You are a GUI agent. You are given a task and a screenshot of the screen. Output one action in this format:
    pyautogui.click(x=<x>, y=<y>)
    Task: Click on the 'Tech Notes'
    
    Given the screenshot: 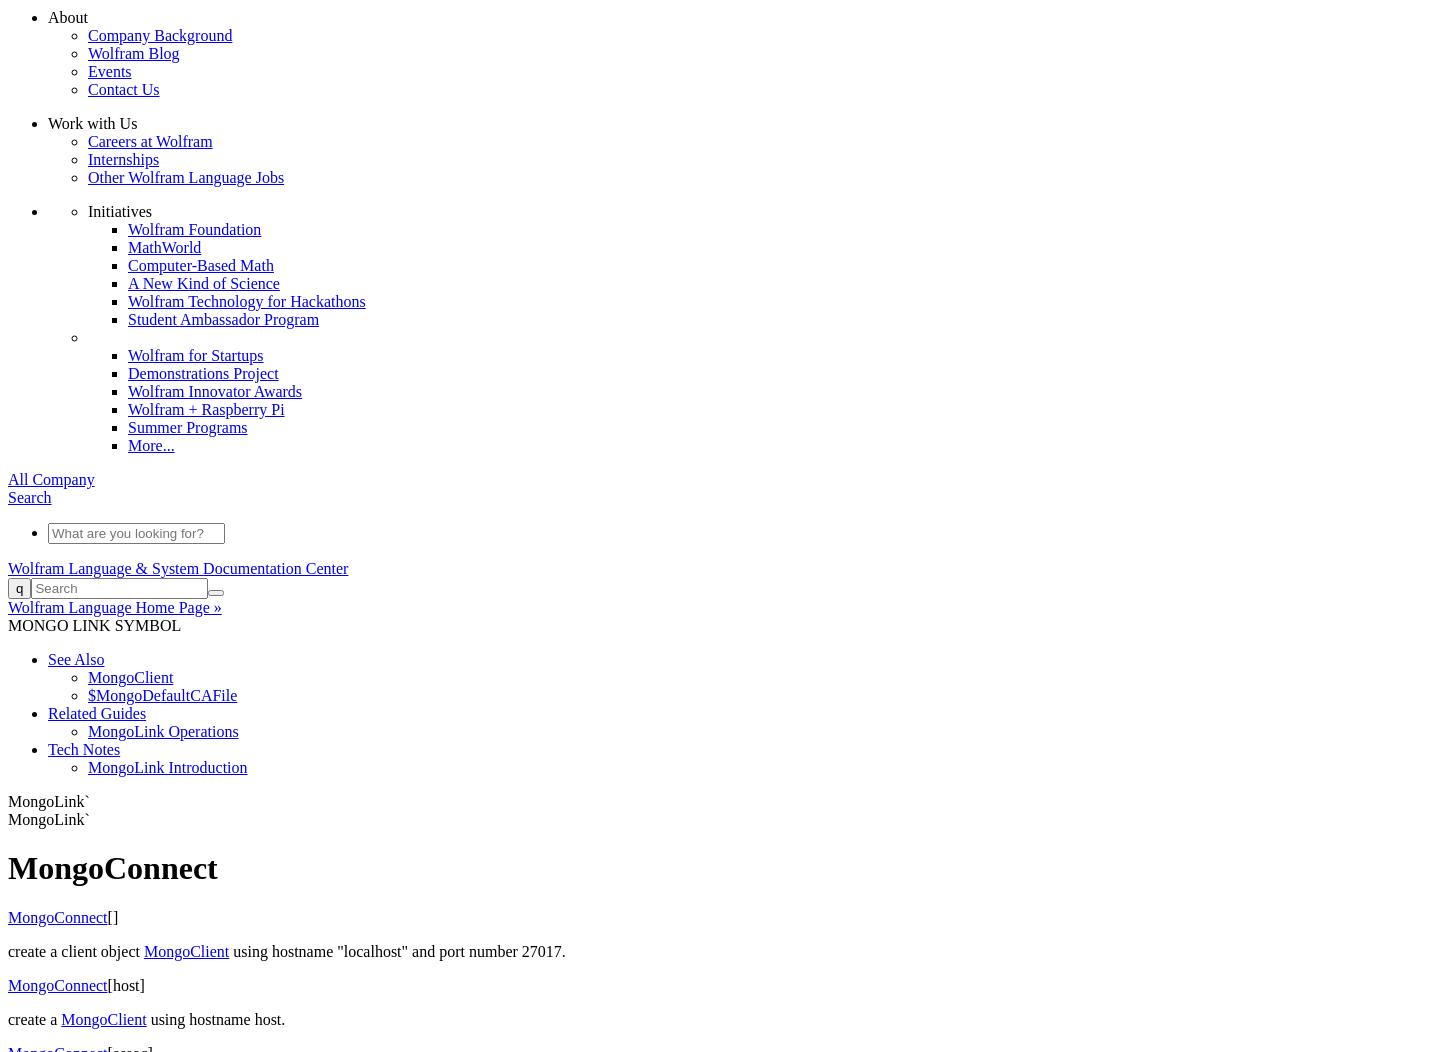 What is the action you would take?
    pyautogui.click(x=83, y=747)
    